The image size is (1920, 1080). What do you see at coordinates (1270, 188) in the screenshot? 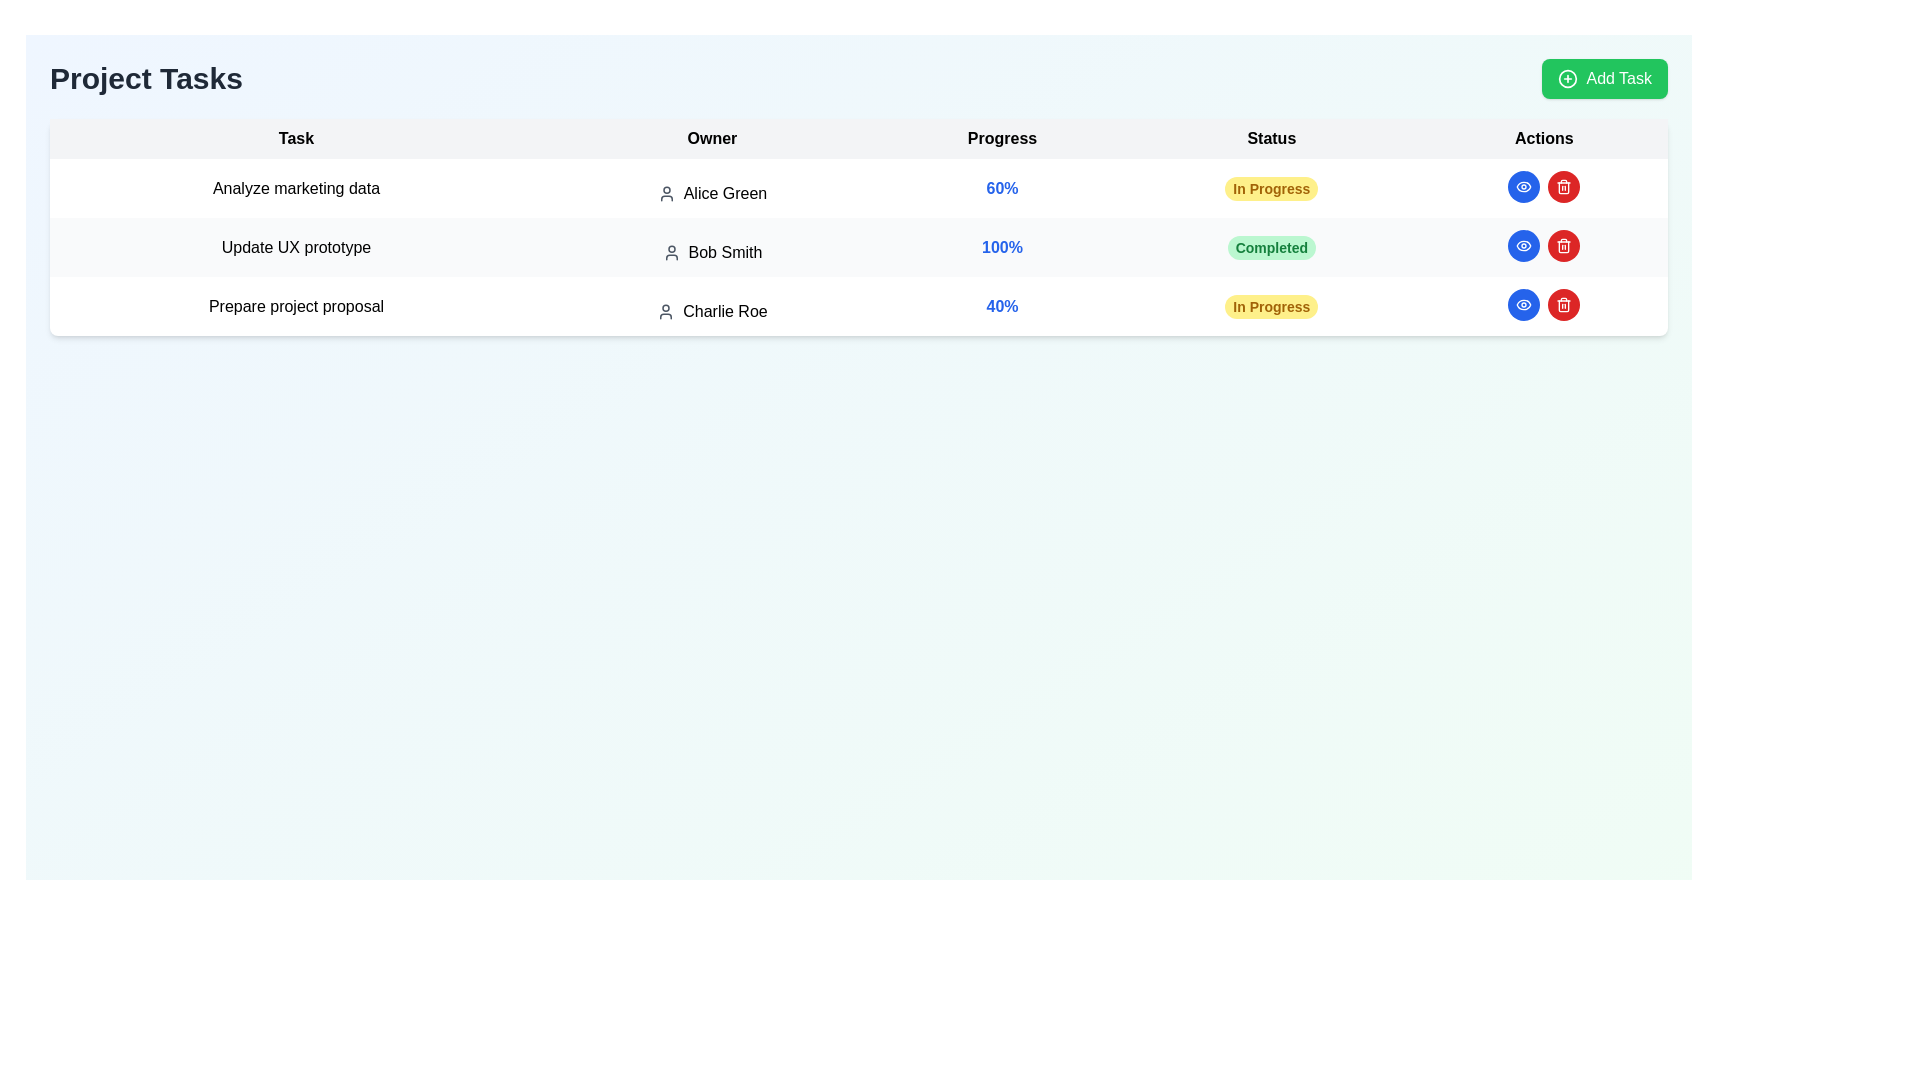
I see `the badge with a yellow background and text reading 'In Progress' in bold font, located in the 'Status' column of the first task row for the task titled 'Analyze marketing data'` at bounding box center [1270, 188].